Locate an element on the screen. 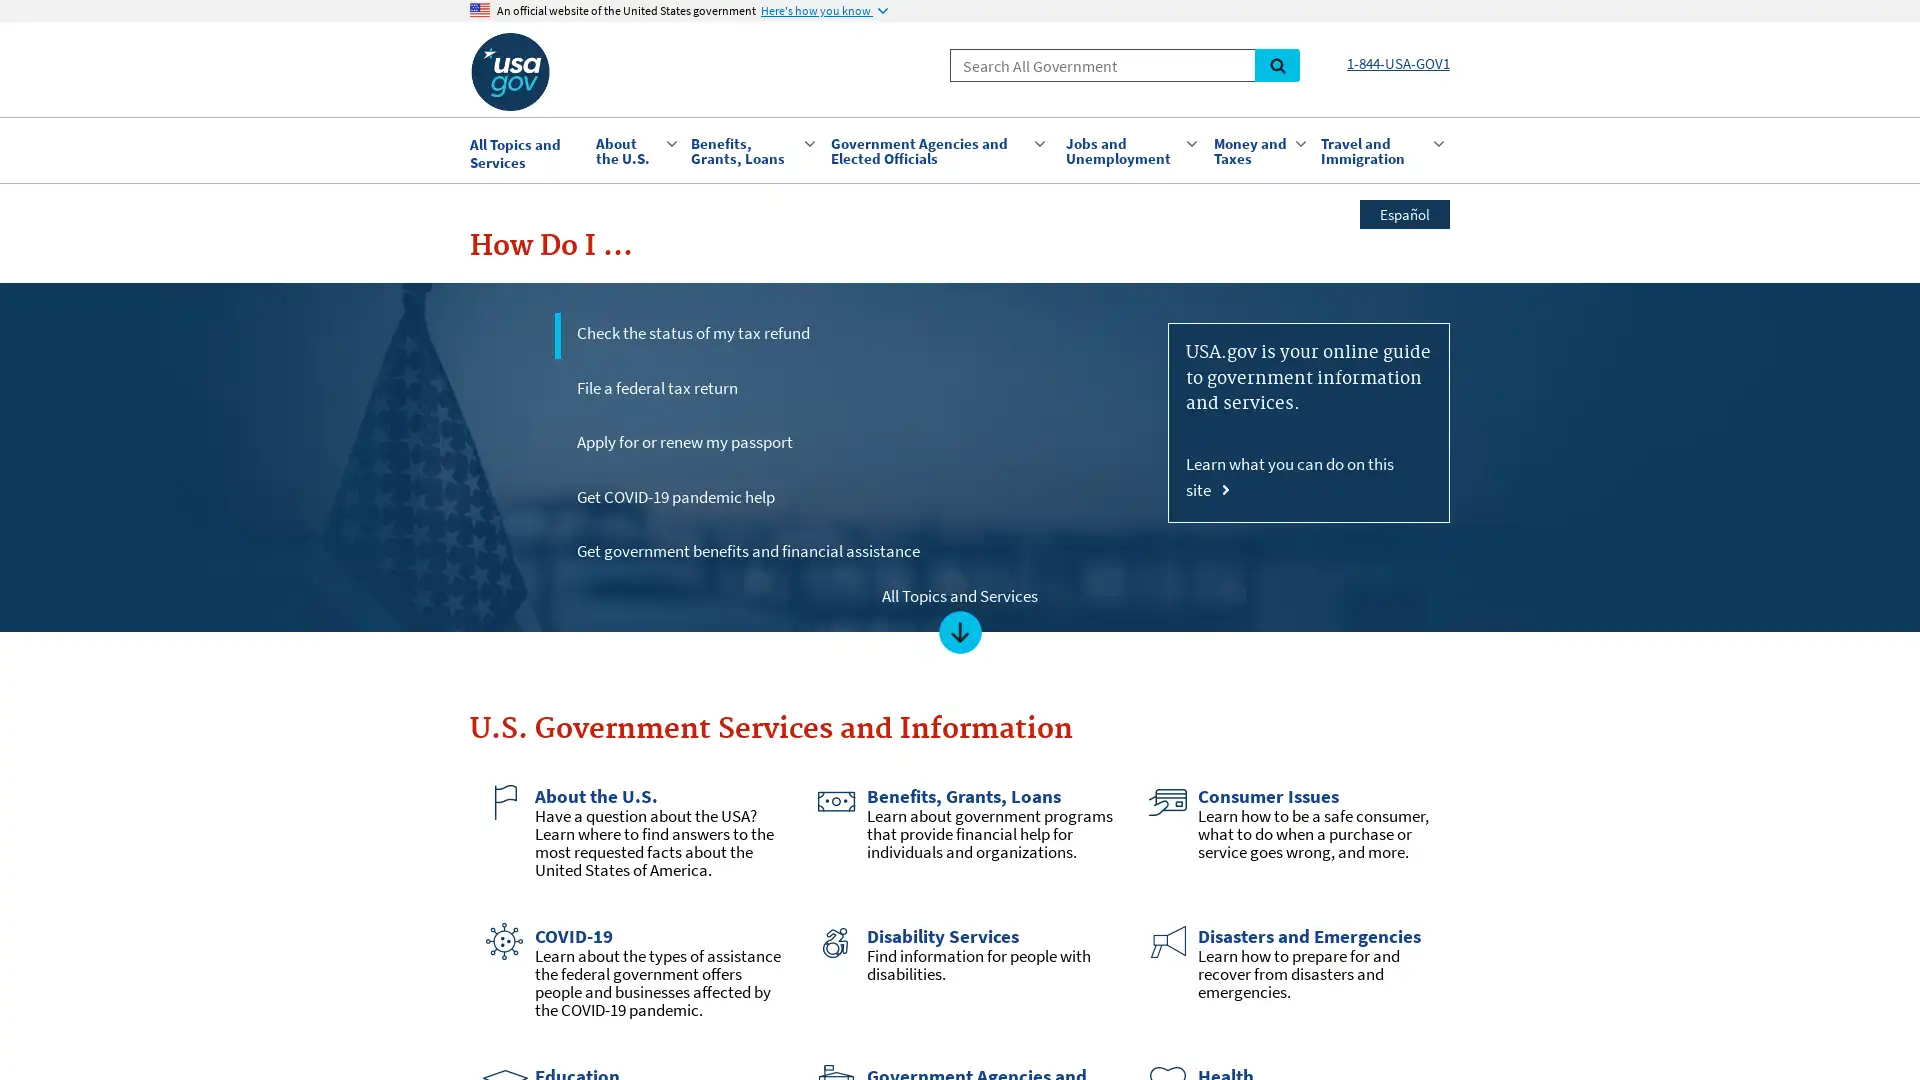  Benefits, Grants, Loans is located at coordinates (749, 149).